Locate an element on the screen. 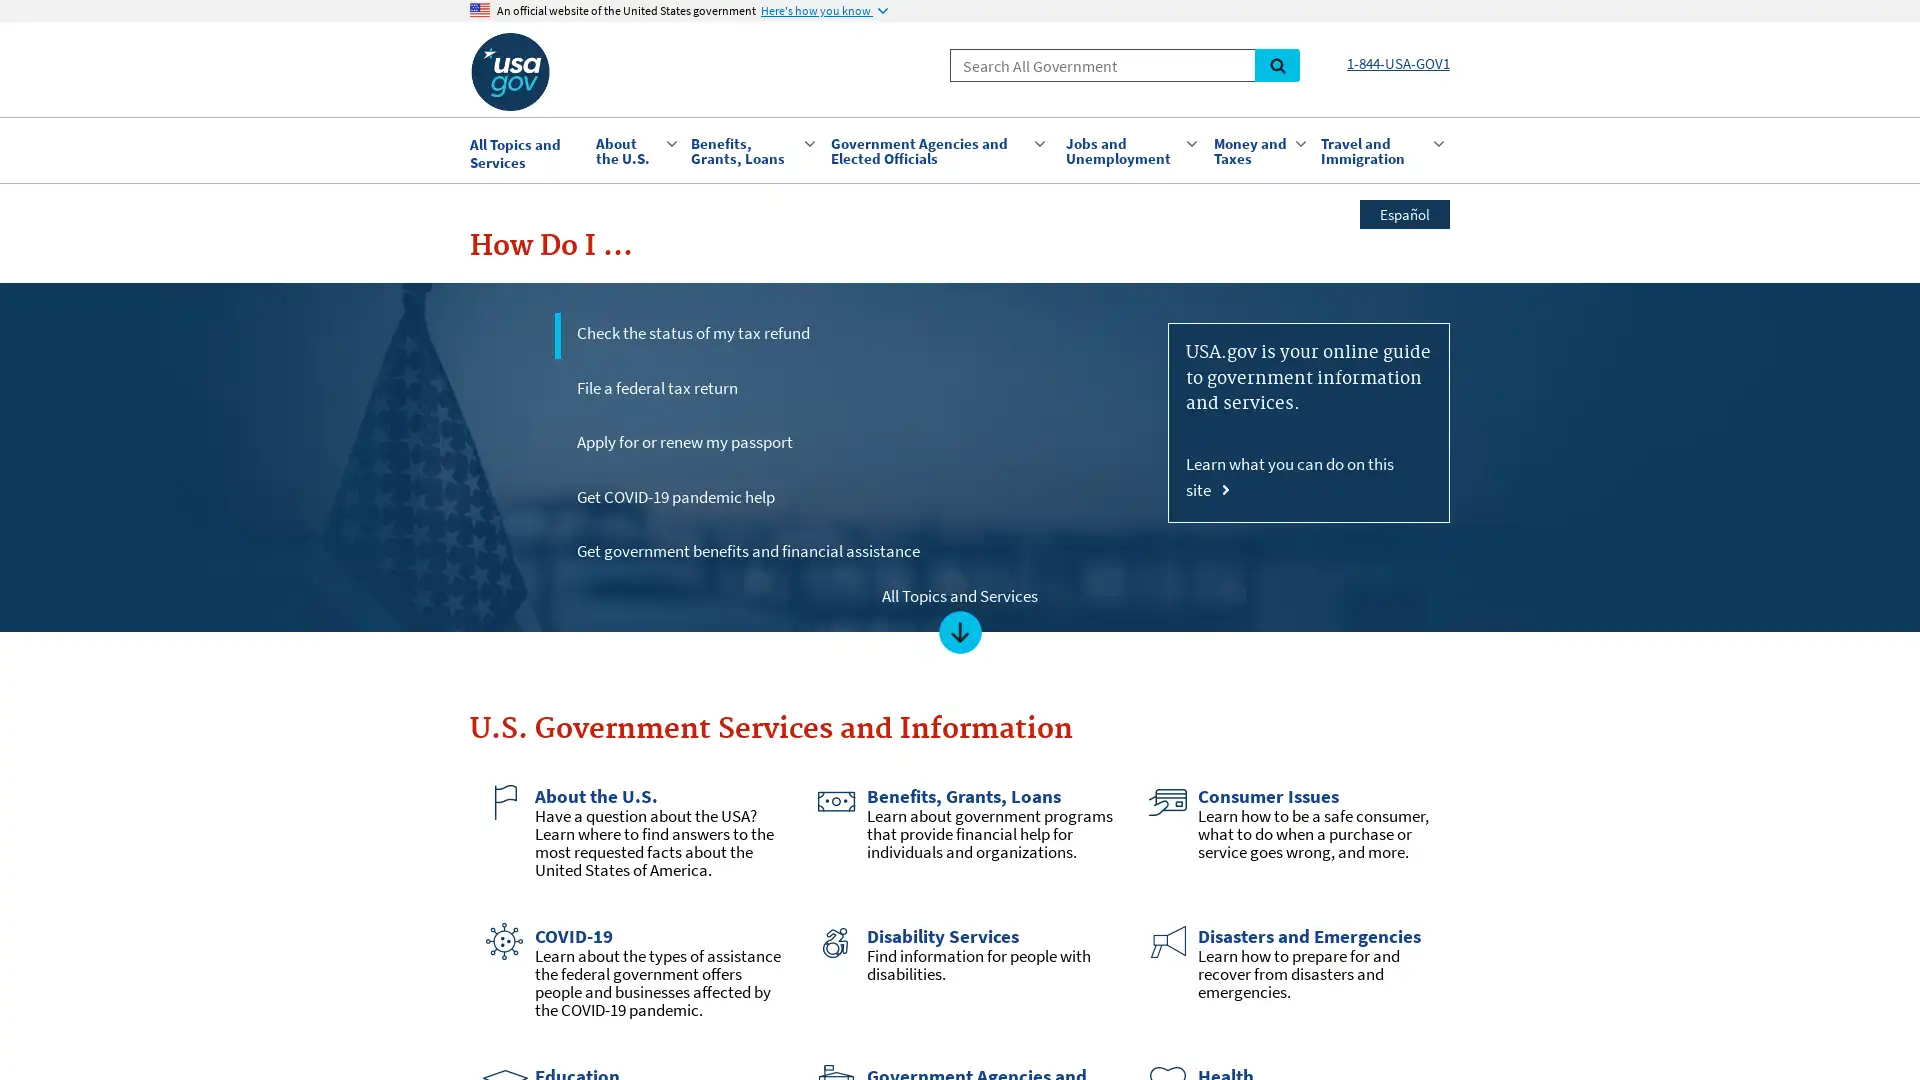  Benefits, Grants, Loans is located at coordinates (749, 149).